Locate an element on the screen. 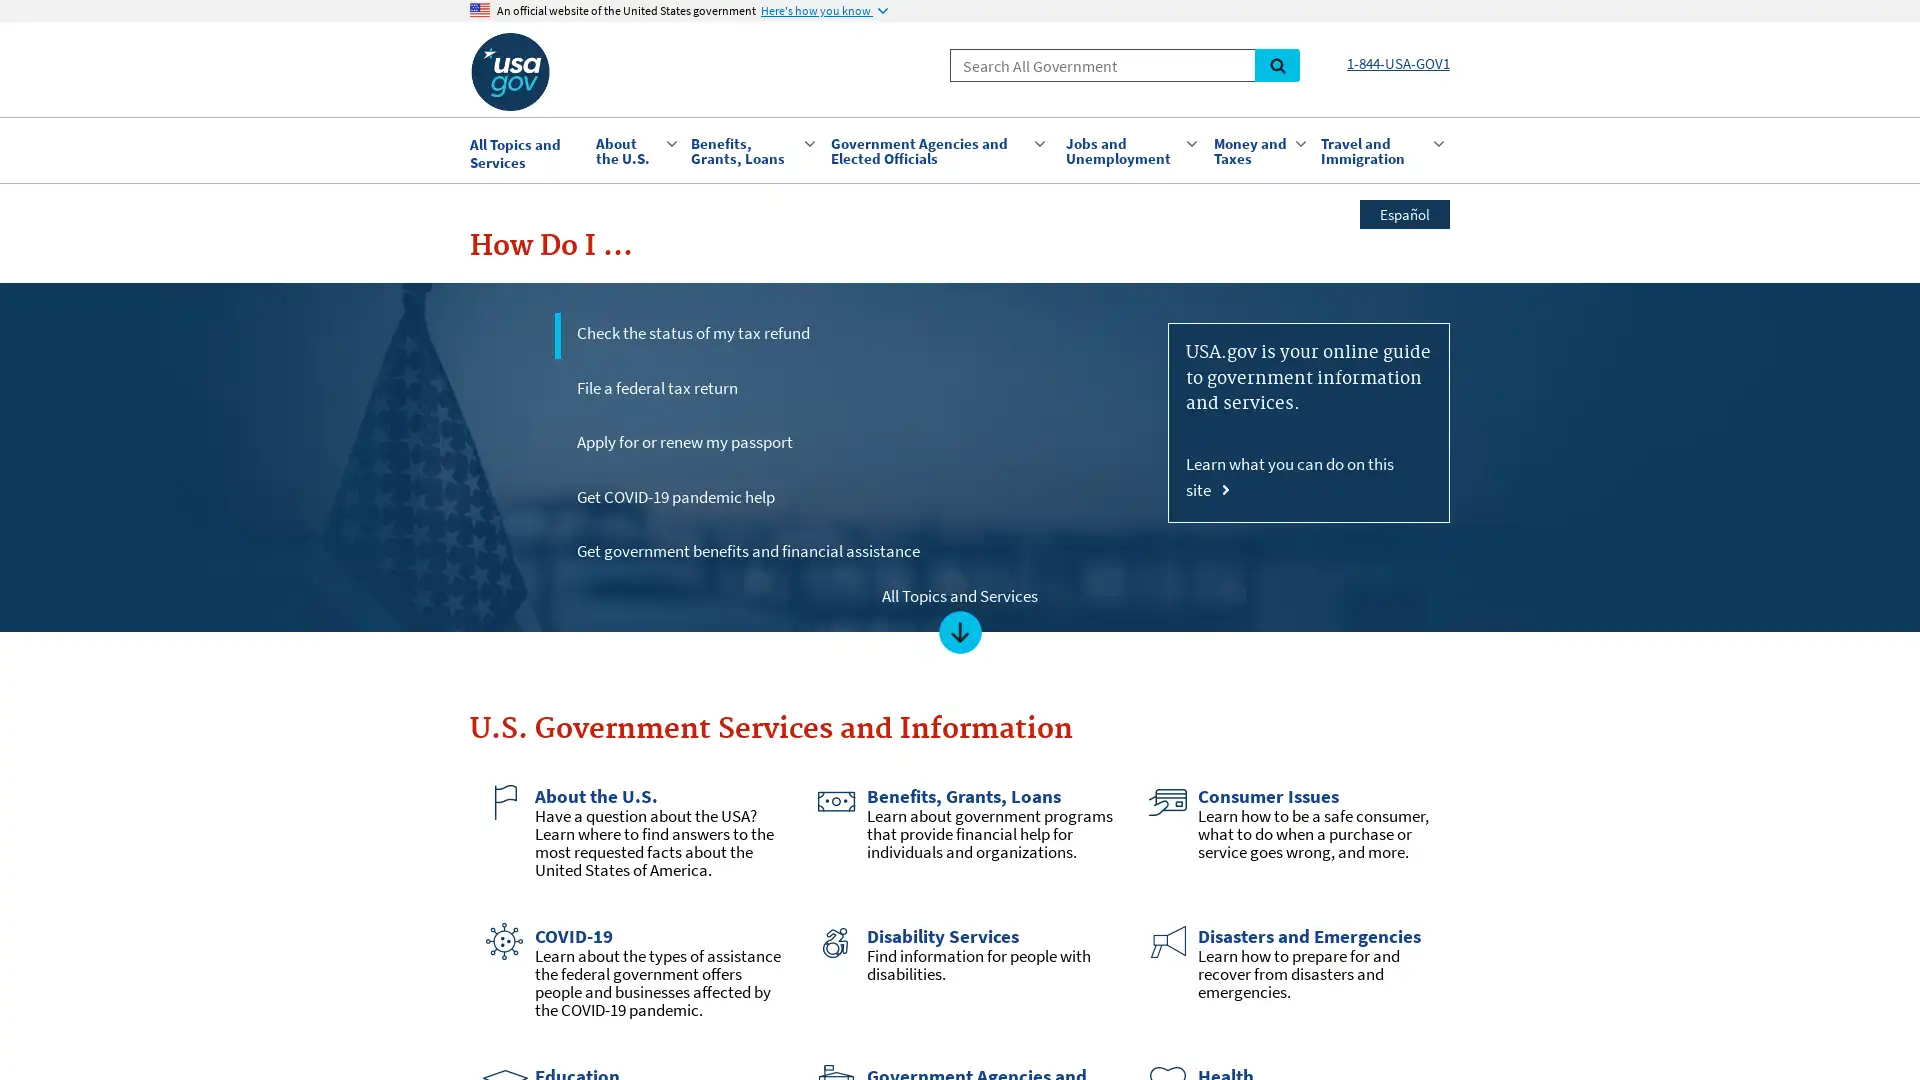  Benefits, Grants, Loans is located at coordinates (749, 149).